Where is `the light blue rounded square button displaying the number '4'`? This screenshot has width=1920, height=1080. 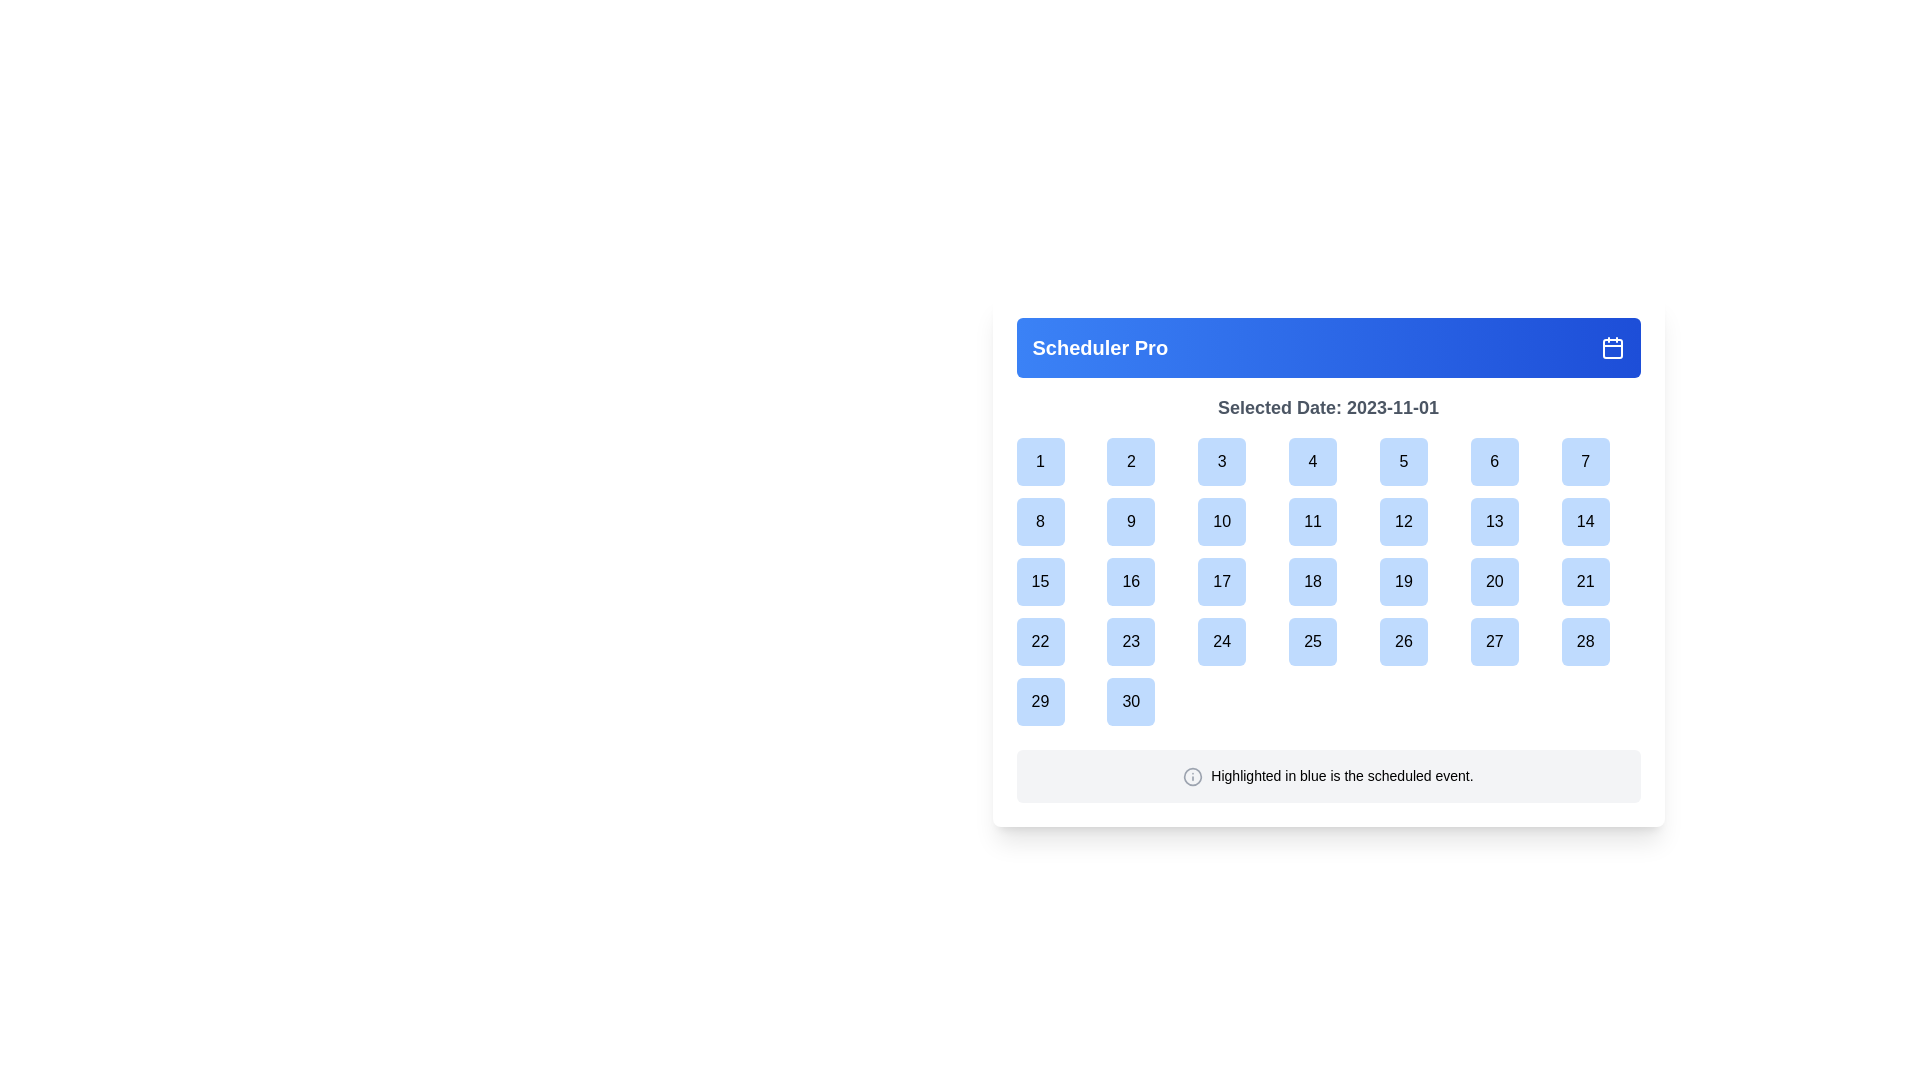 the light blue rounded square button displaying the number '4' is located at coordinates (1313, 462).